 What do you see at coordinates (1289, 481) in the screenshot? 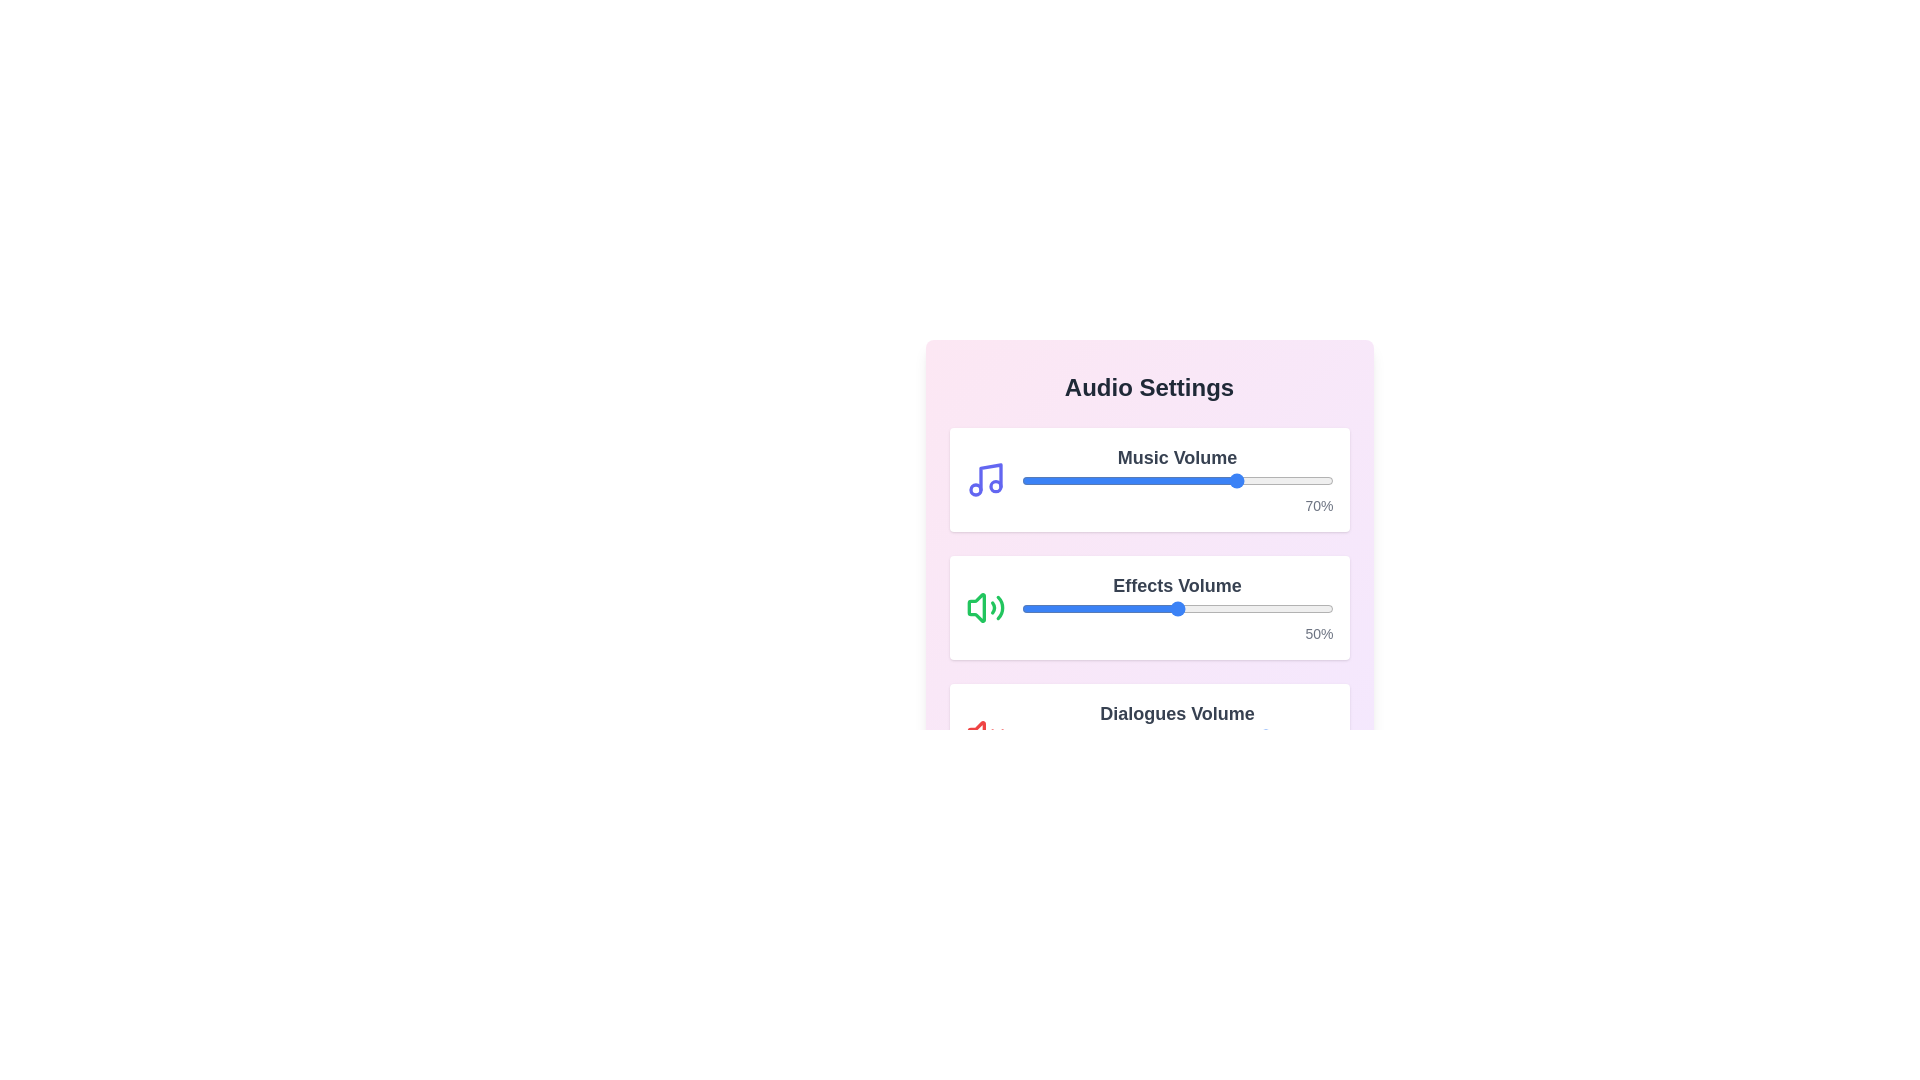
I see `the music volume slider to 86%` at bounding box center [1289, 481].